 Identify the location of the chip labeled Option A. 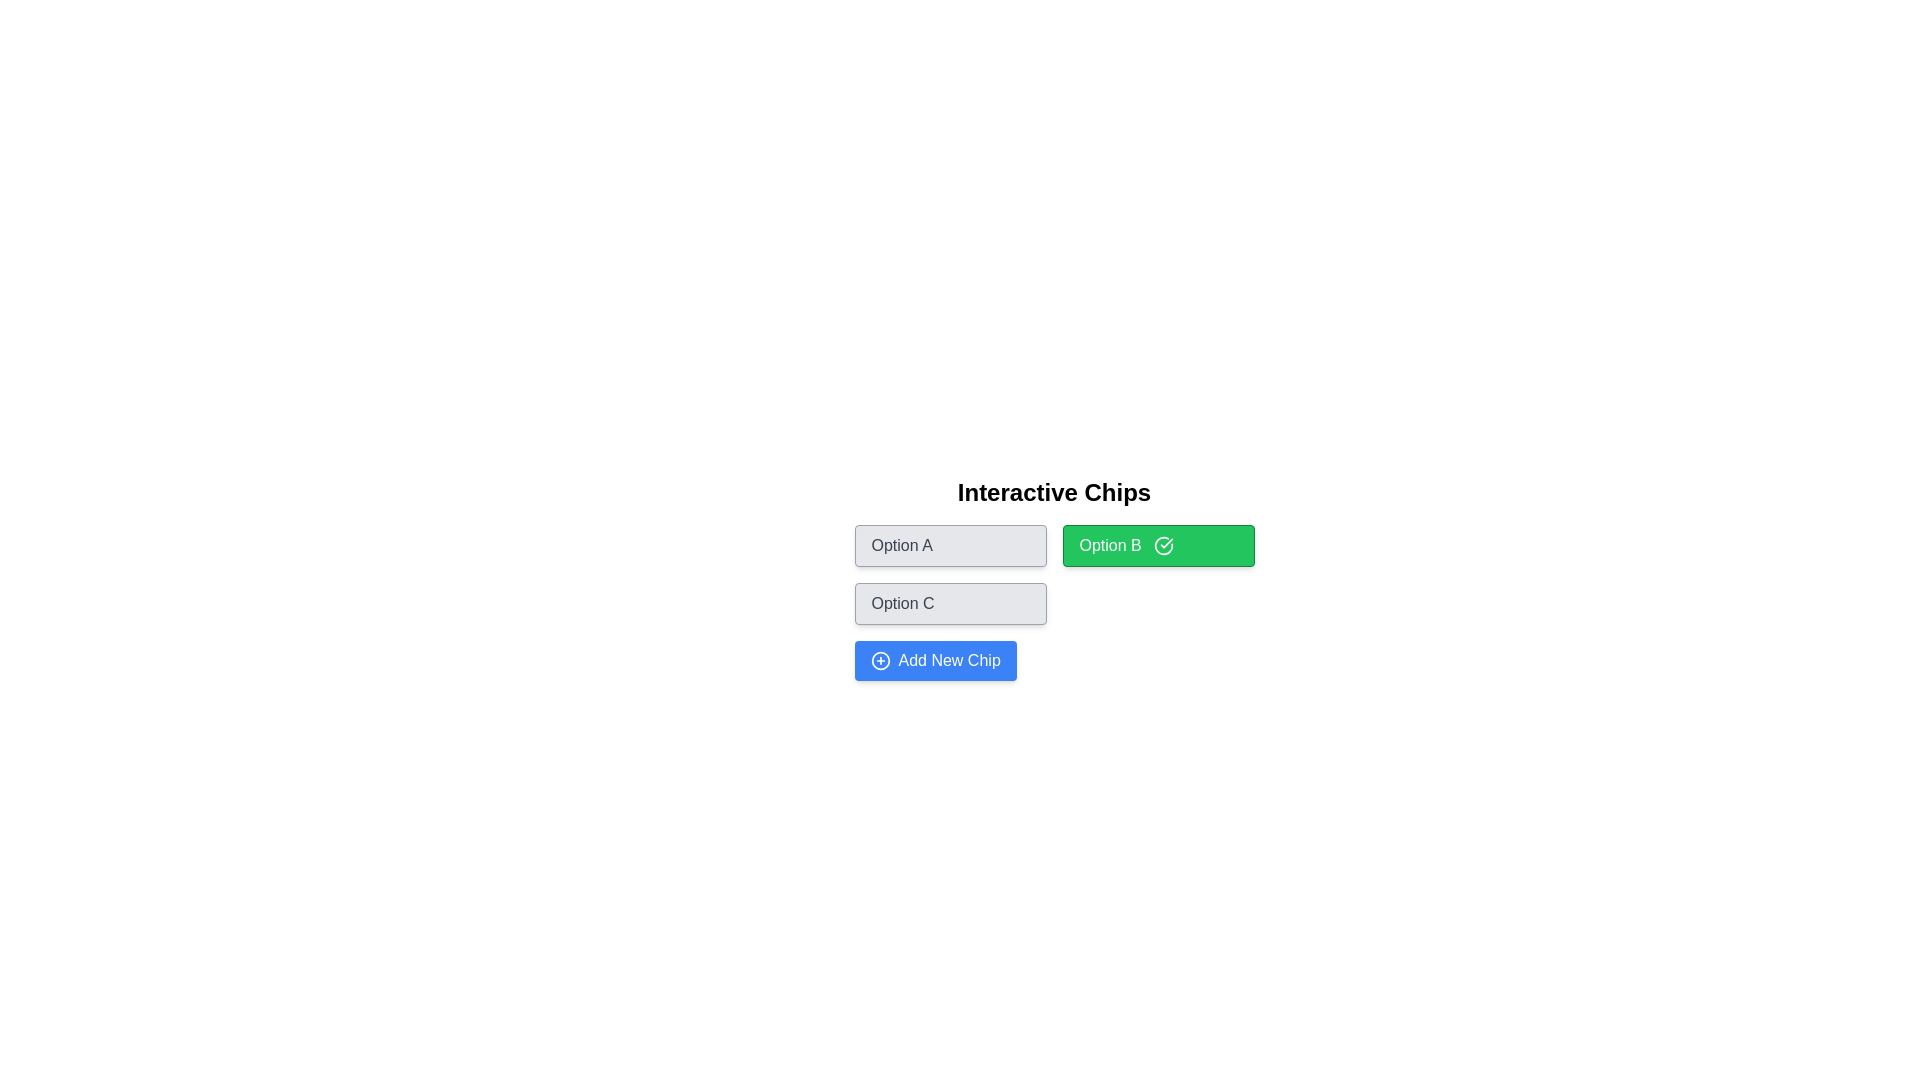
(949, 546).